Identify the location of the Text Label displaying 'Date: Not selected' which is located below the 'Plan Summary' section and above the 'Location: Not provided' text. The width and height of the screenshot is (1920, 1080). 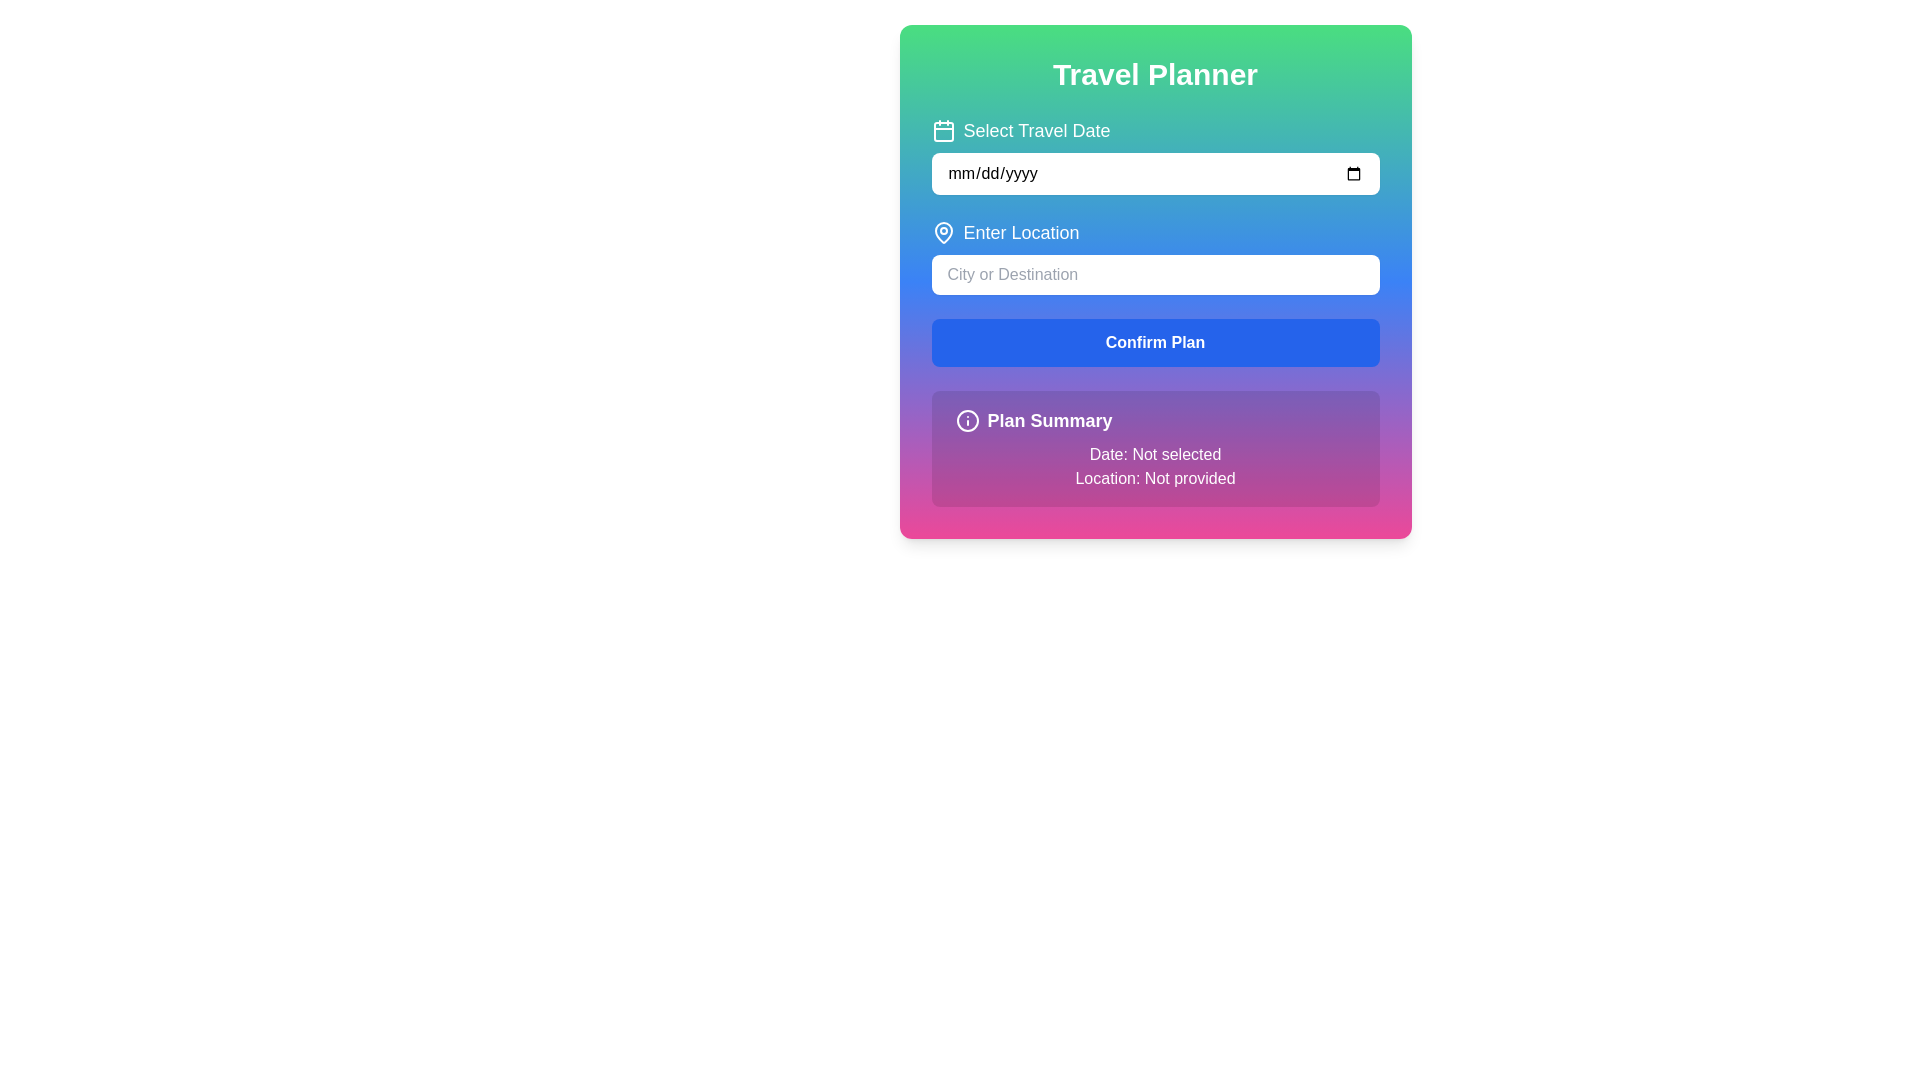
(1155, 455).